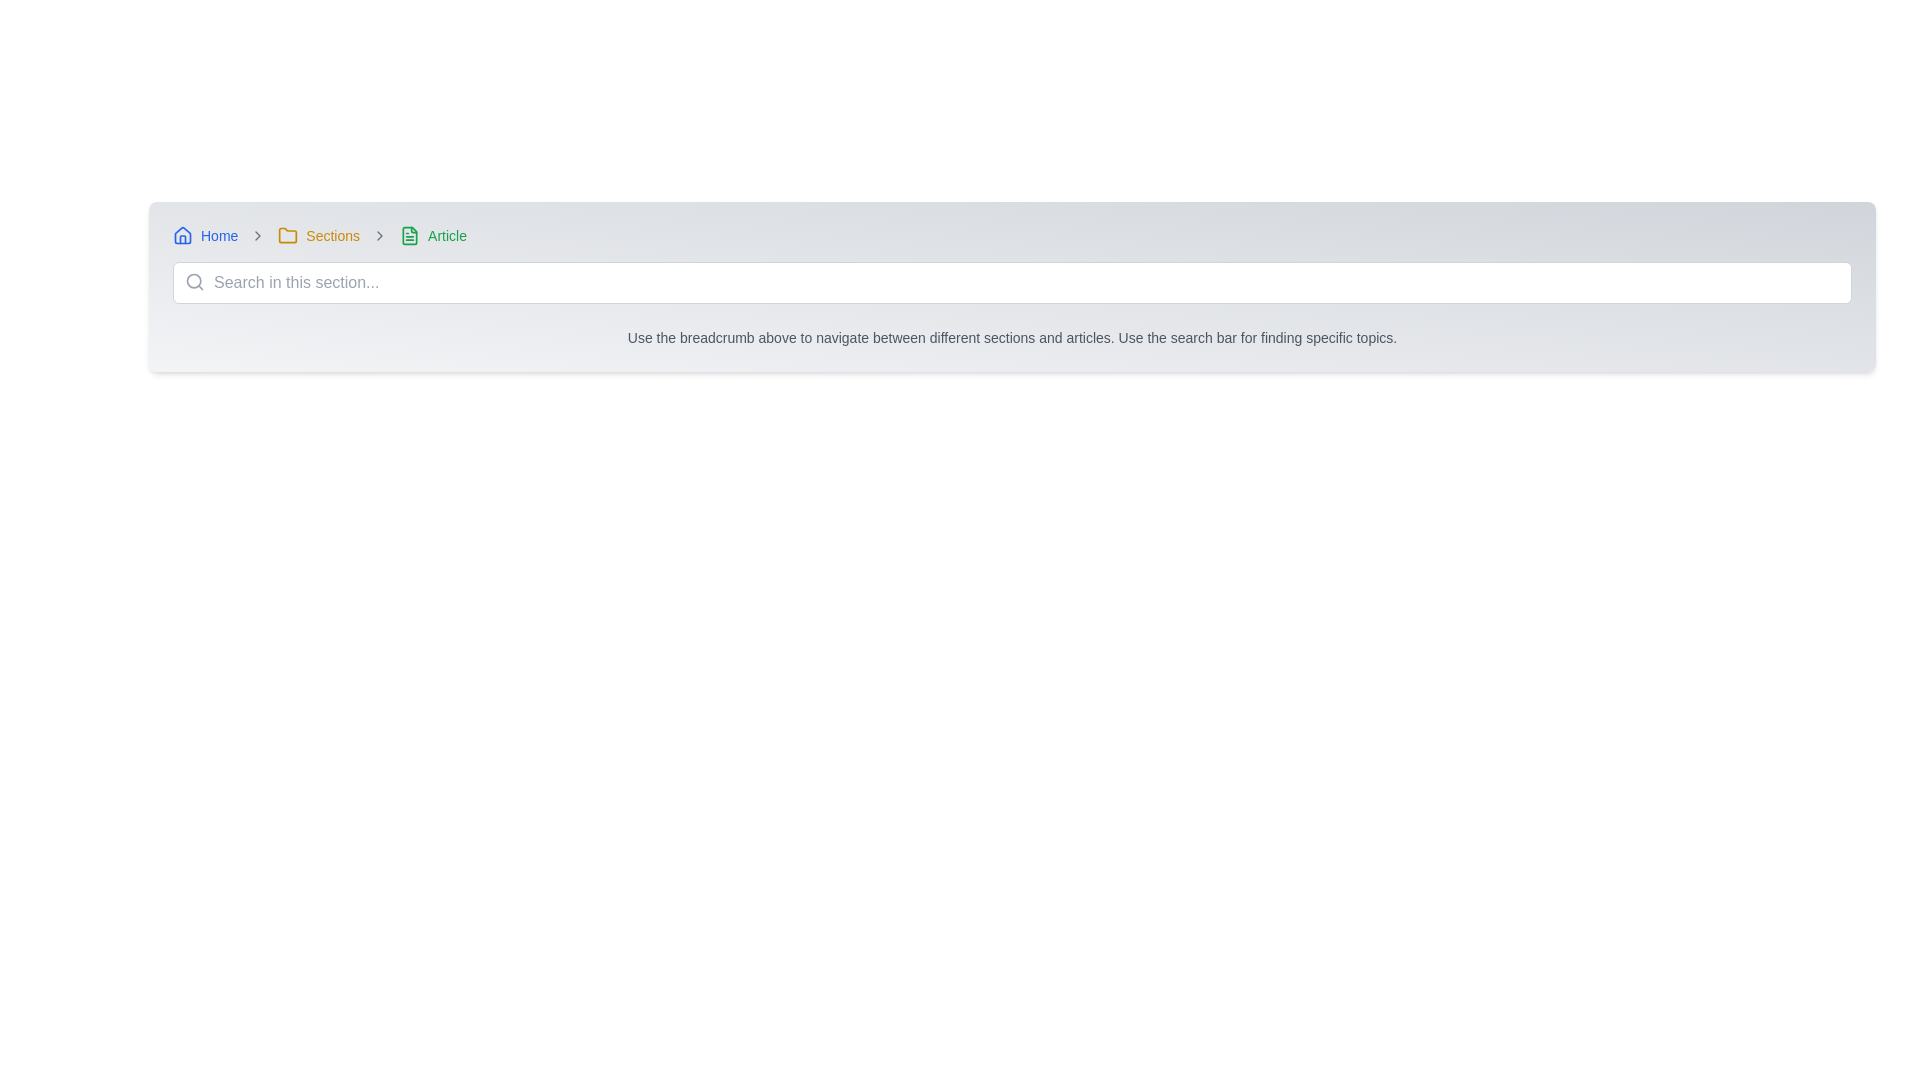  I want to click on the blue house icon in the breadcrumb navigation that is located to the left of the 'Home' text, so click(182, 234).